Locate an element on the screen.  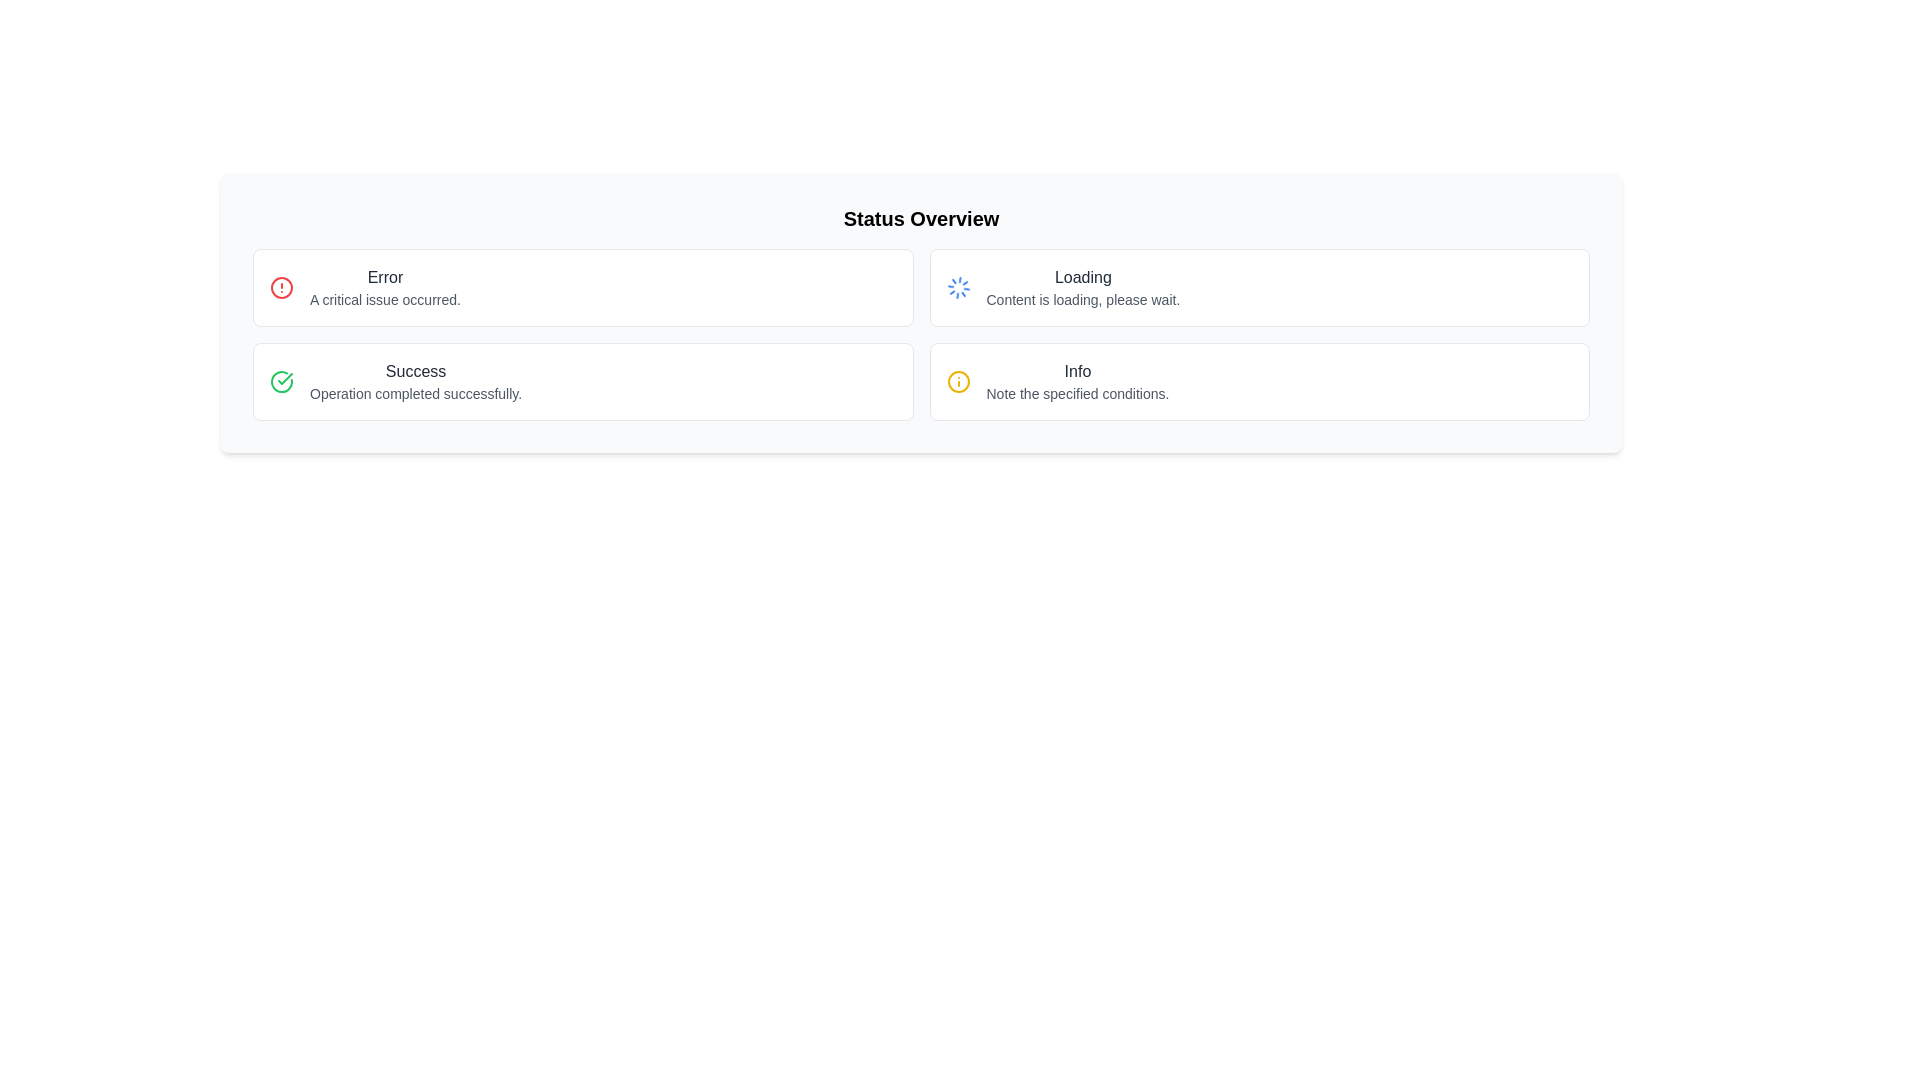
the Circle graphic that serves as the outer boundary of the information icon located at the center of the 'Info' section on the right side of the application layout is located at coordinates (957, 381).